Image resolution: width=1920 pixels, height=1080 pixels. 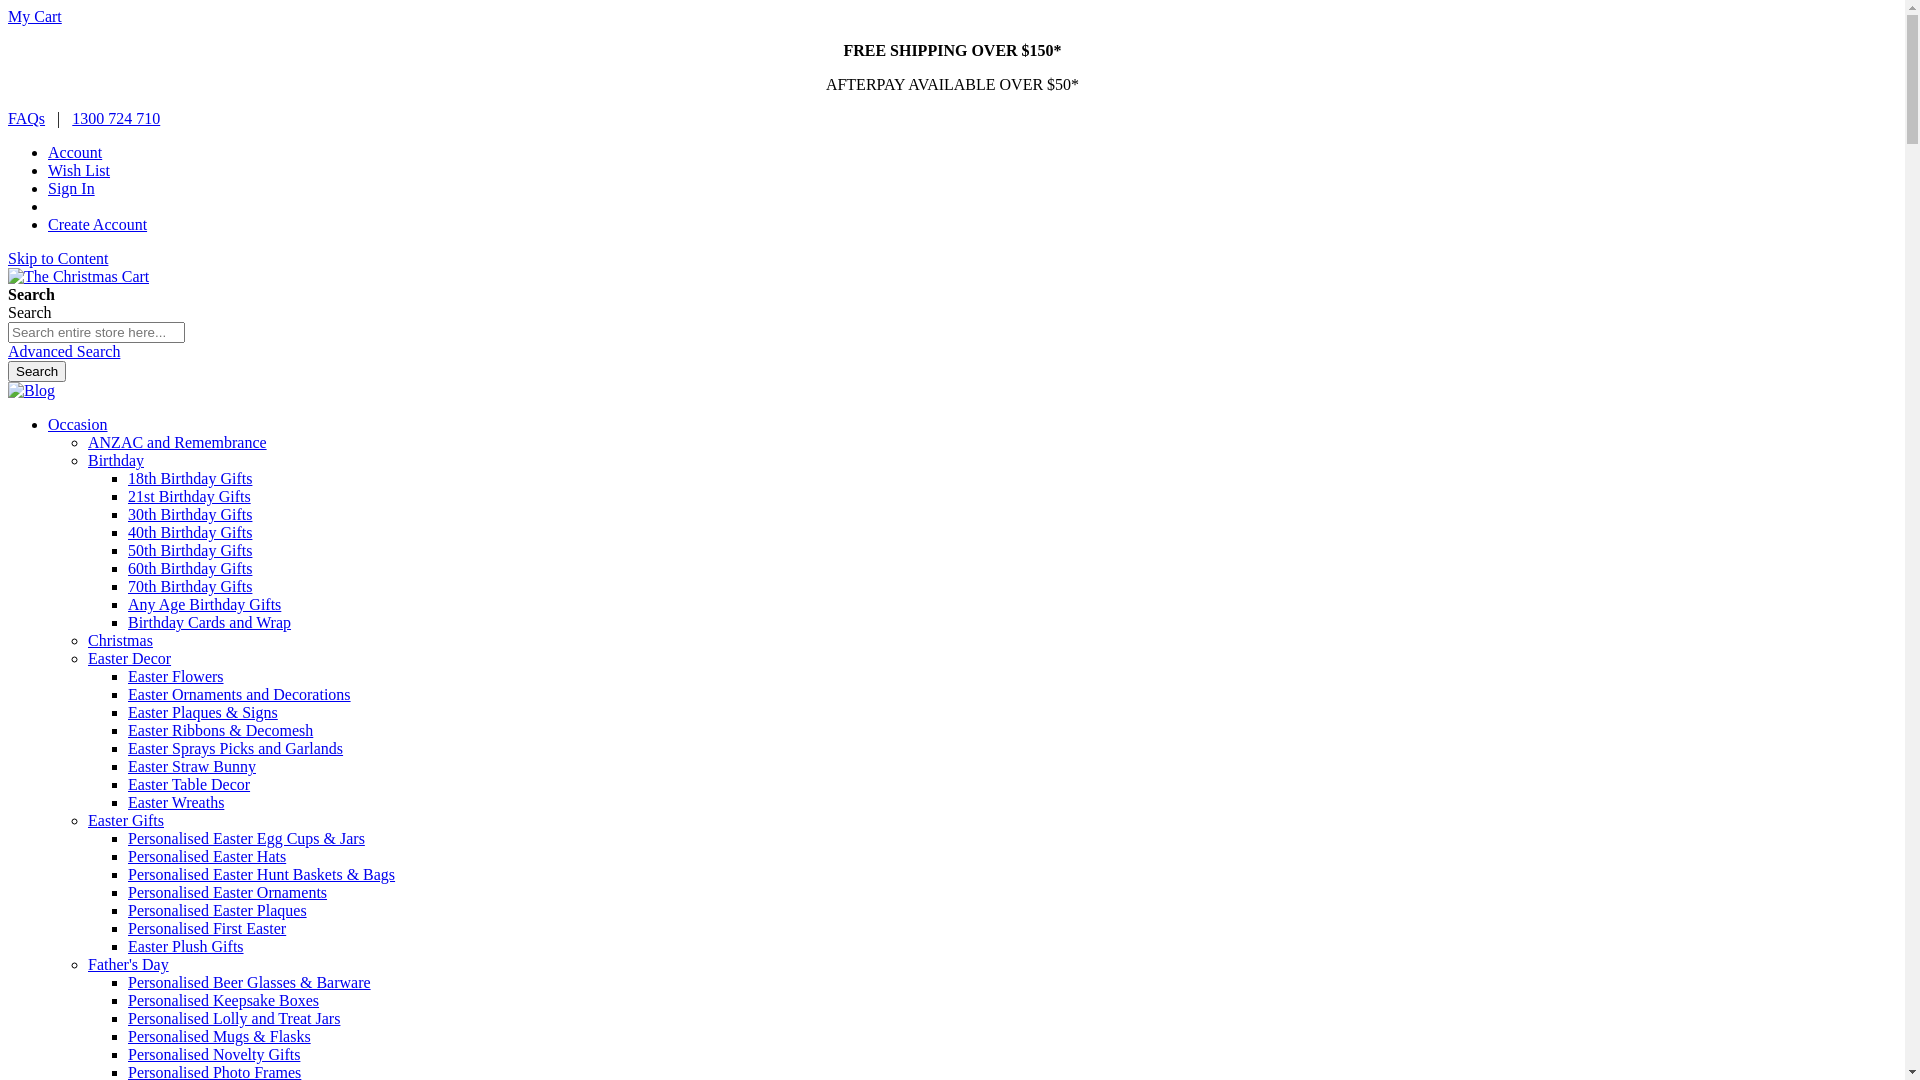 What do you see at coordinates (127, 963) in the screenshot?
I see `'Father's Day'` at bounding box center [127, 963].